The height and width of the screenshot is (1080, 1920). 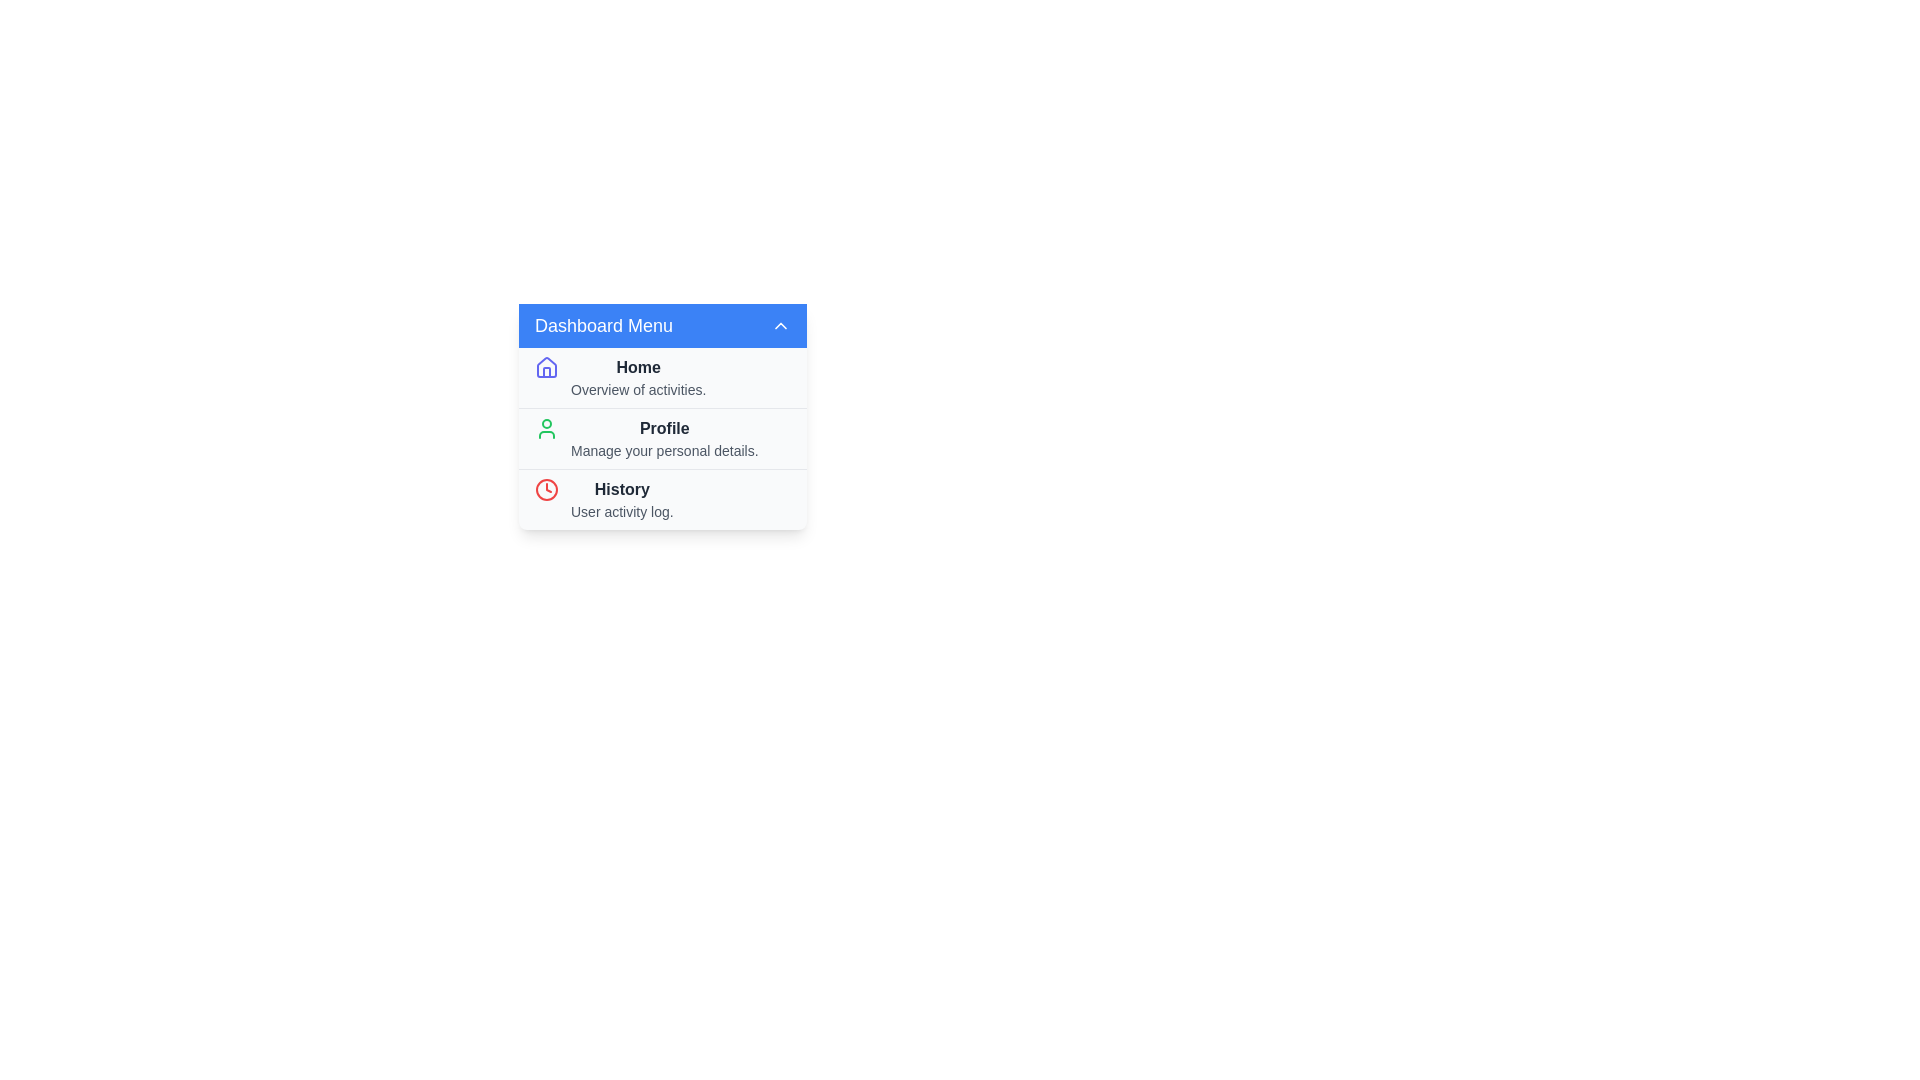 I want to click on the 'Home' text element in the 'Dashboard Menu' dropdown, which is the first item displaying 'Home' in bold black font and 'Overview of activities.' in smaller gray font, so click(x=637, y=378).